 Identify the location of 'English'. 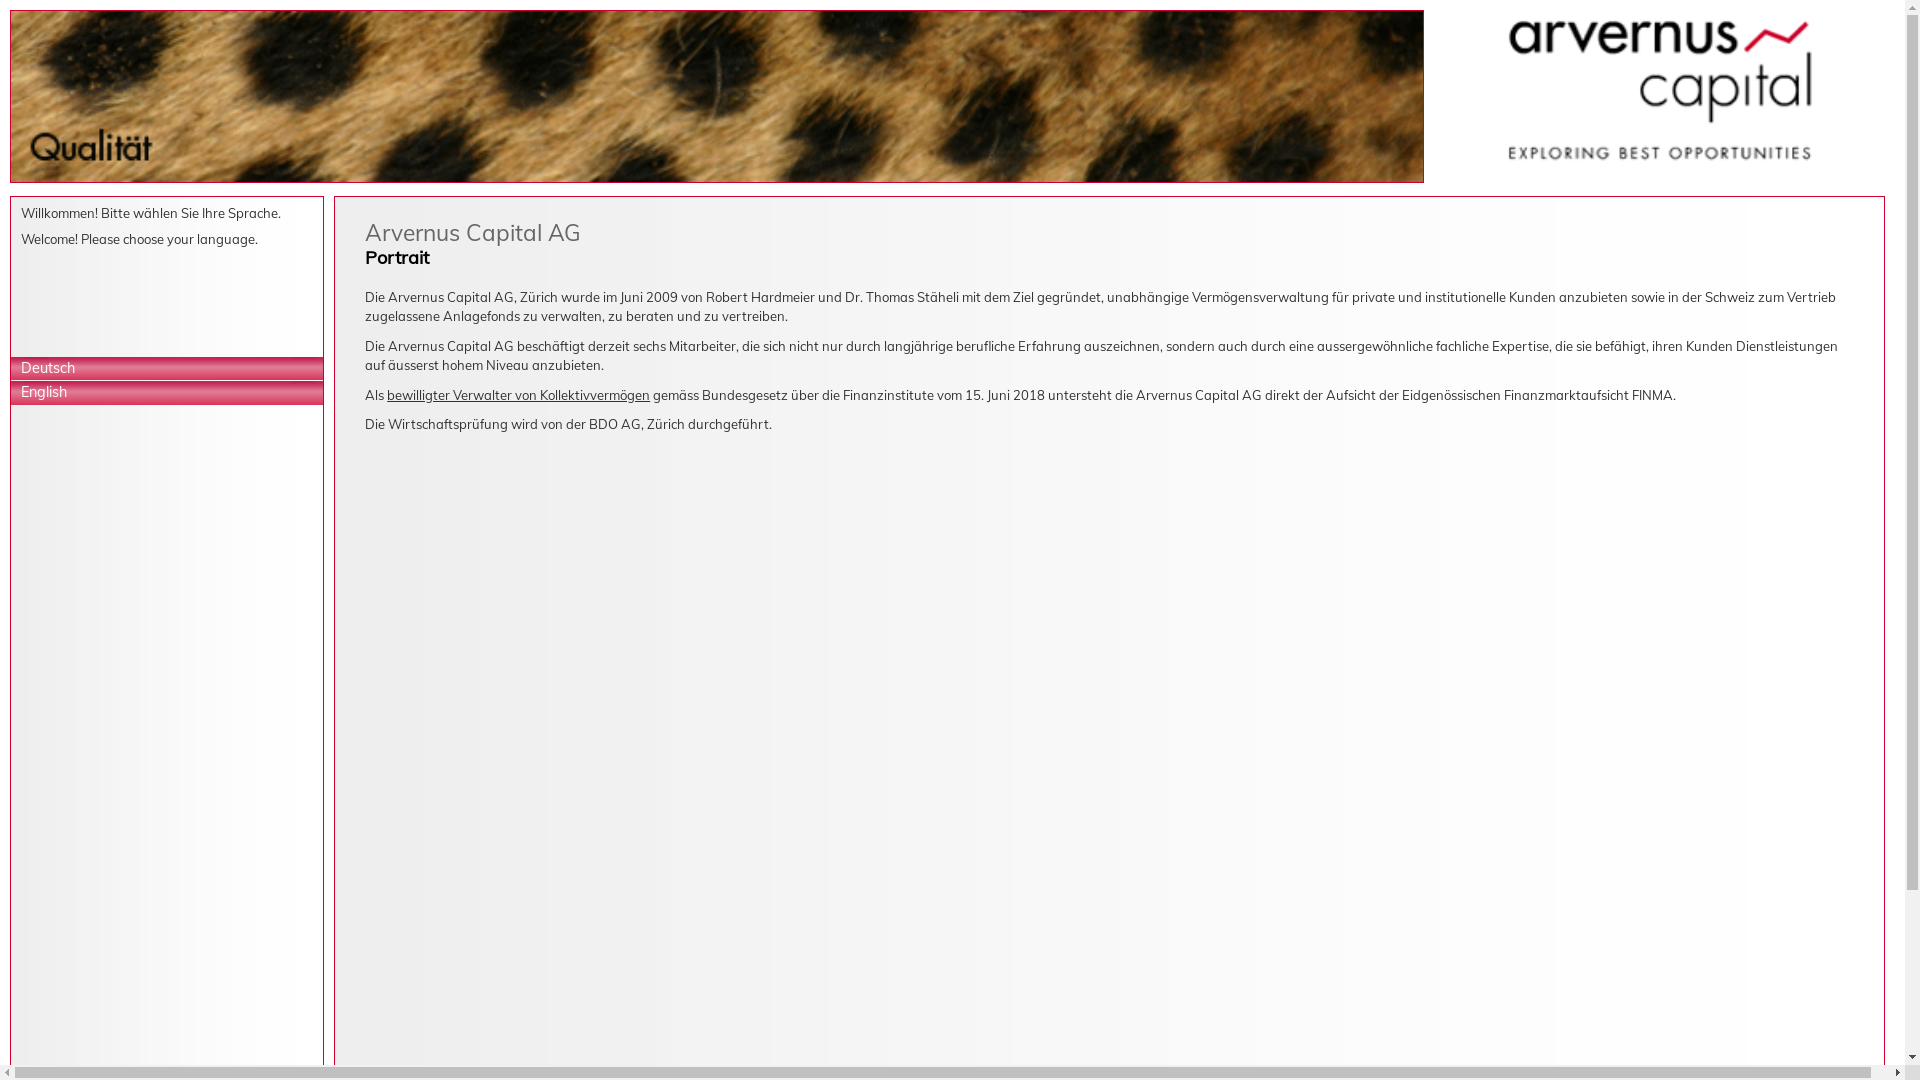
(168, 392).